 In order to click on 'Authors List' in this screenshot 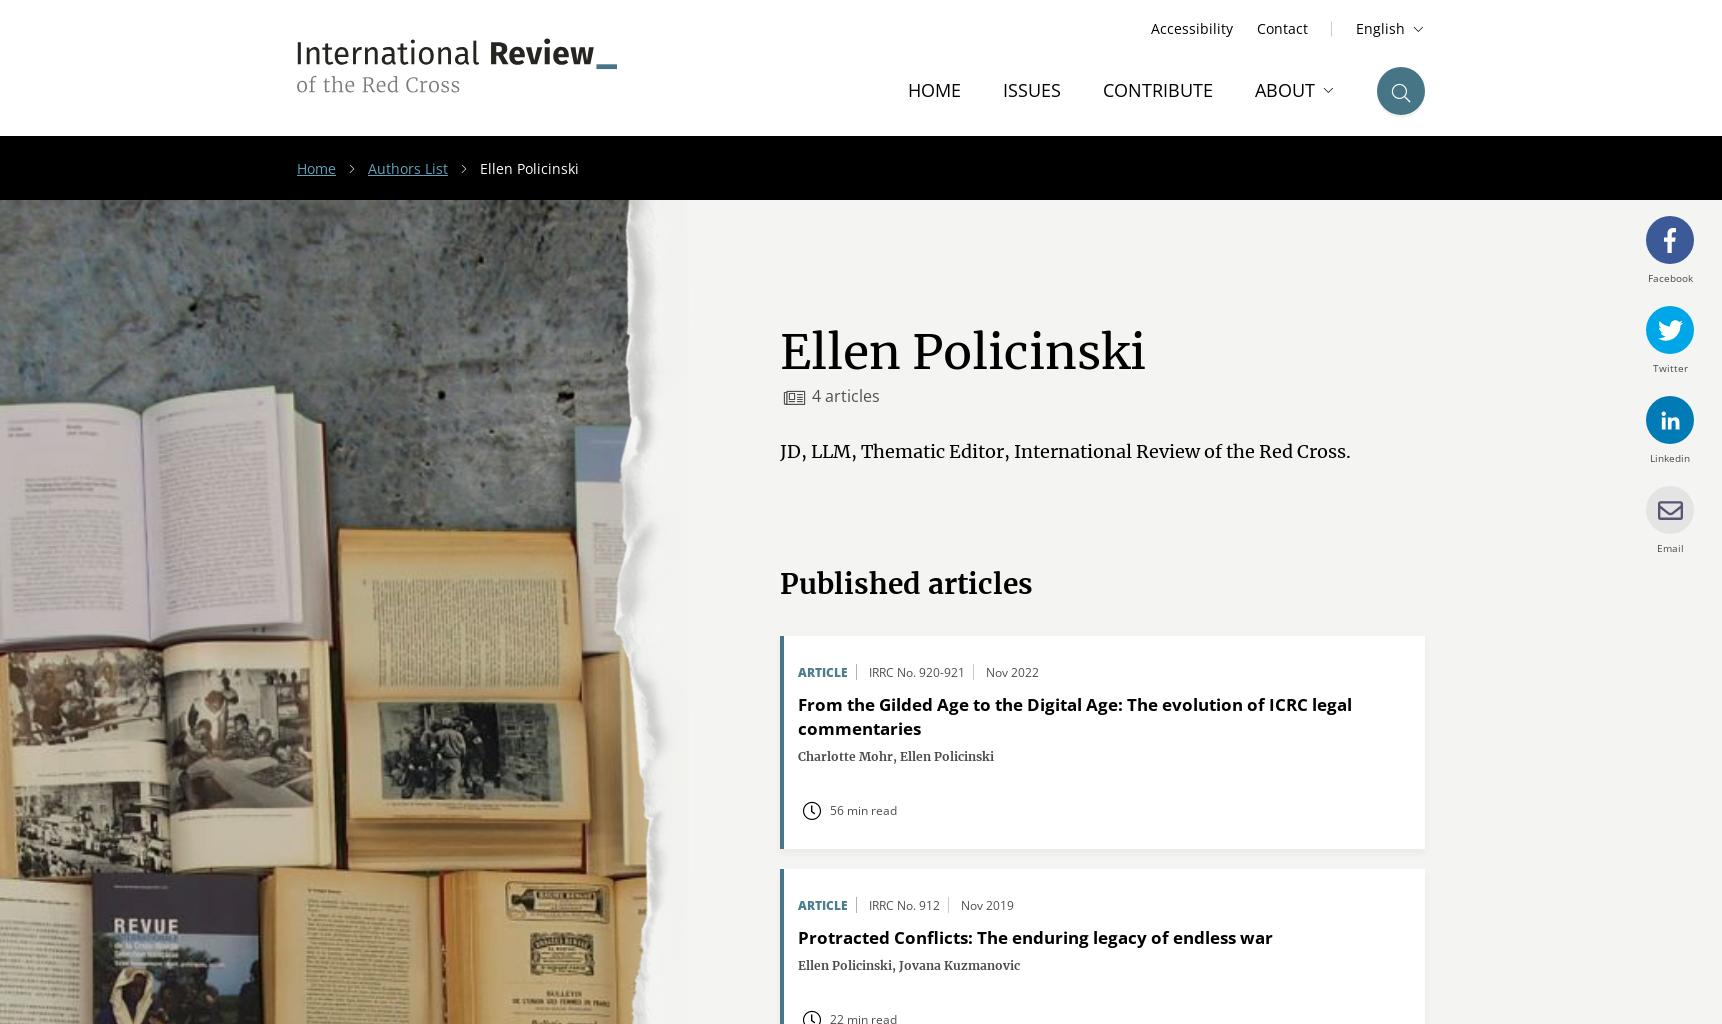, I will do `click(407, 166)`.